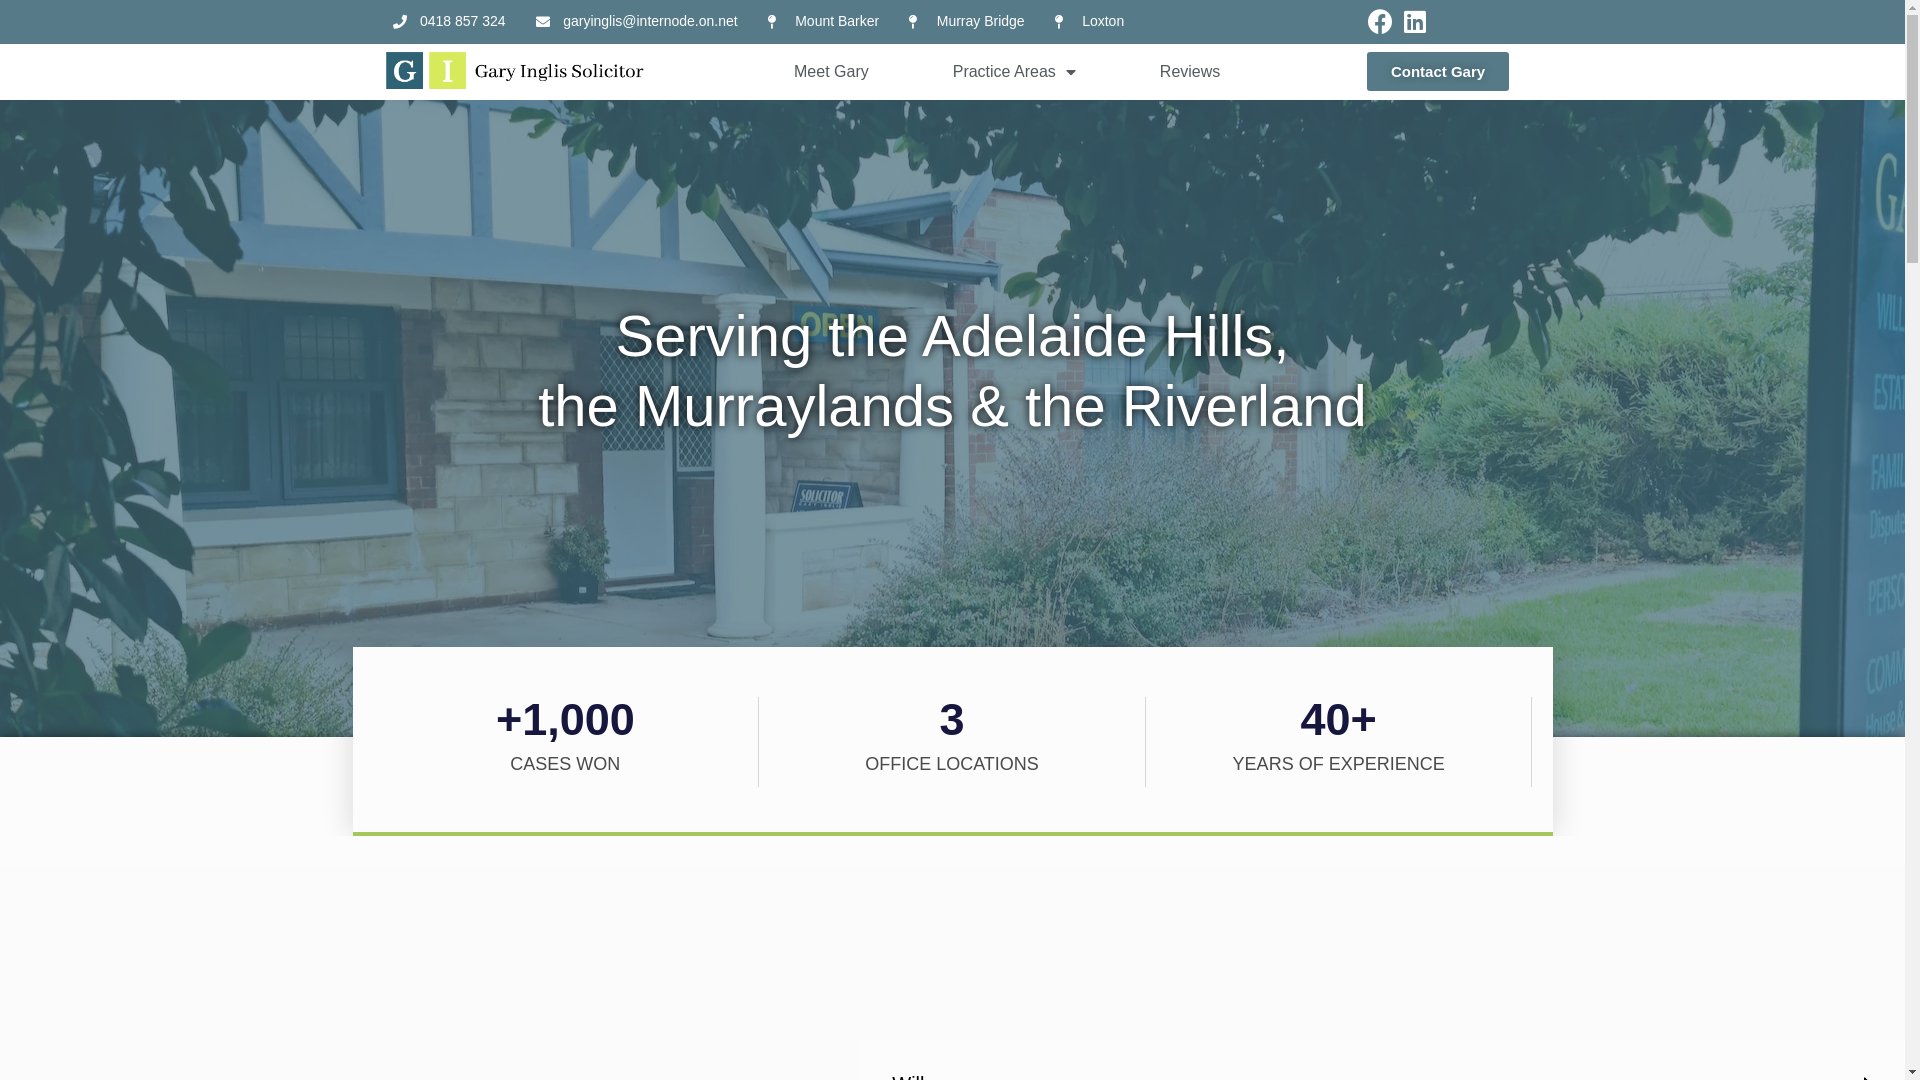 This screenshot has height=1080, width=1920. What do you see at coordinates (1190, 71) in the screenshot?
I see `'Reviews'` at bounding box center [1190, 71].